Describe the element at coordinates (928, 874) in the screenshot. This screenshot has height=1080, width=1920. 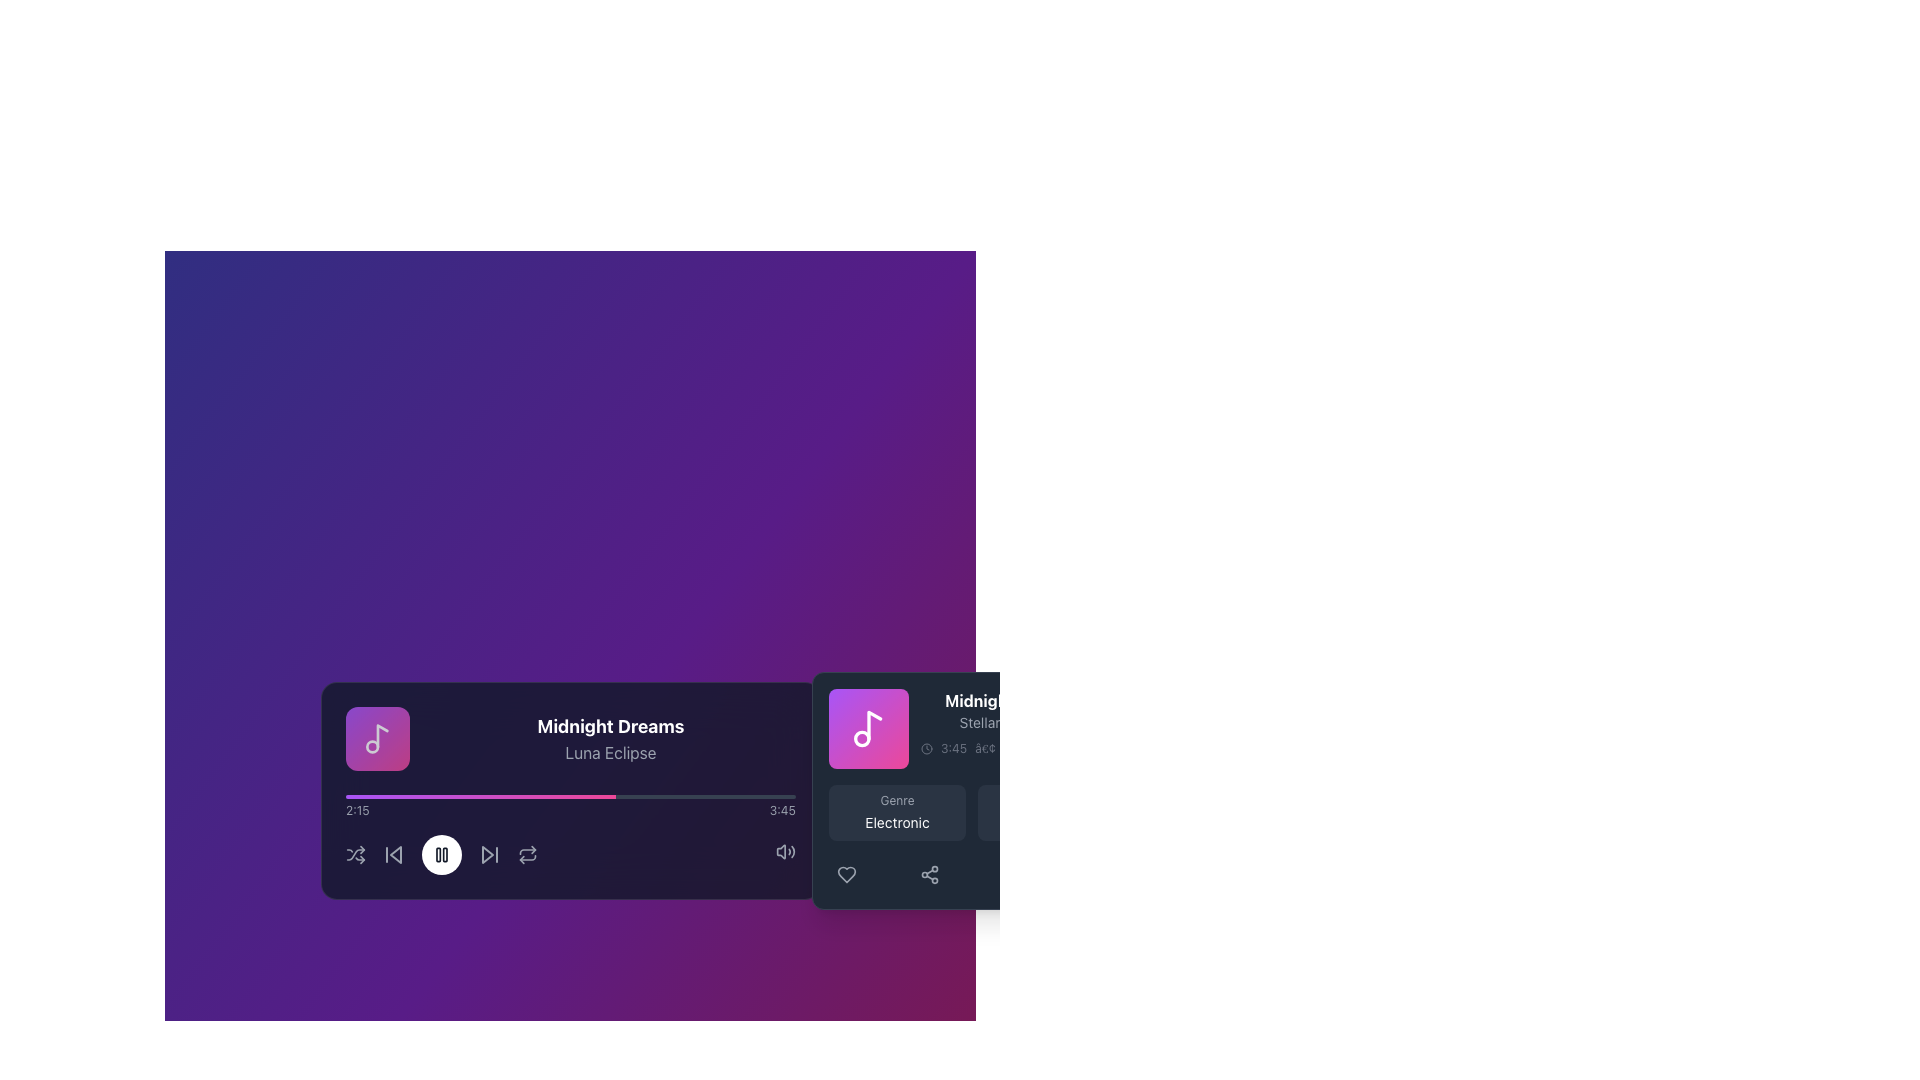
I see `the share icon represented by a circular network of three dots connected by lines, styled in white against a dark background, located in the lower right corner of the music information card` at that location.